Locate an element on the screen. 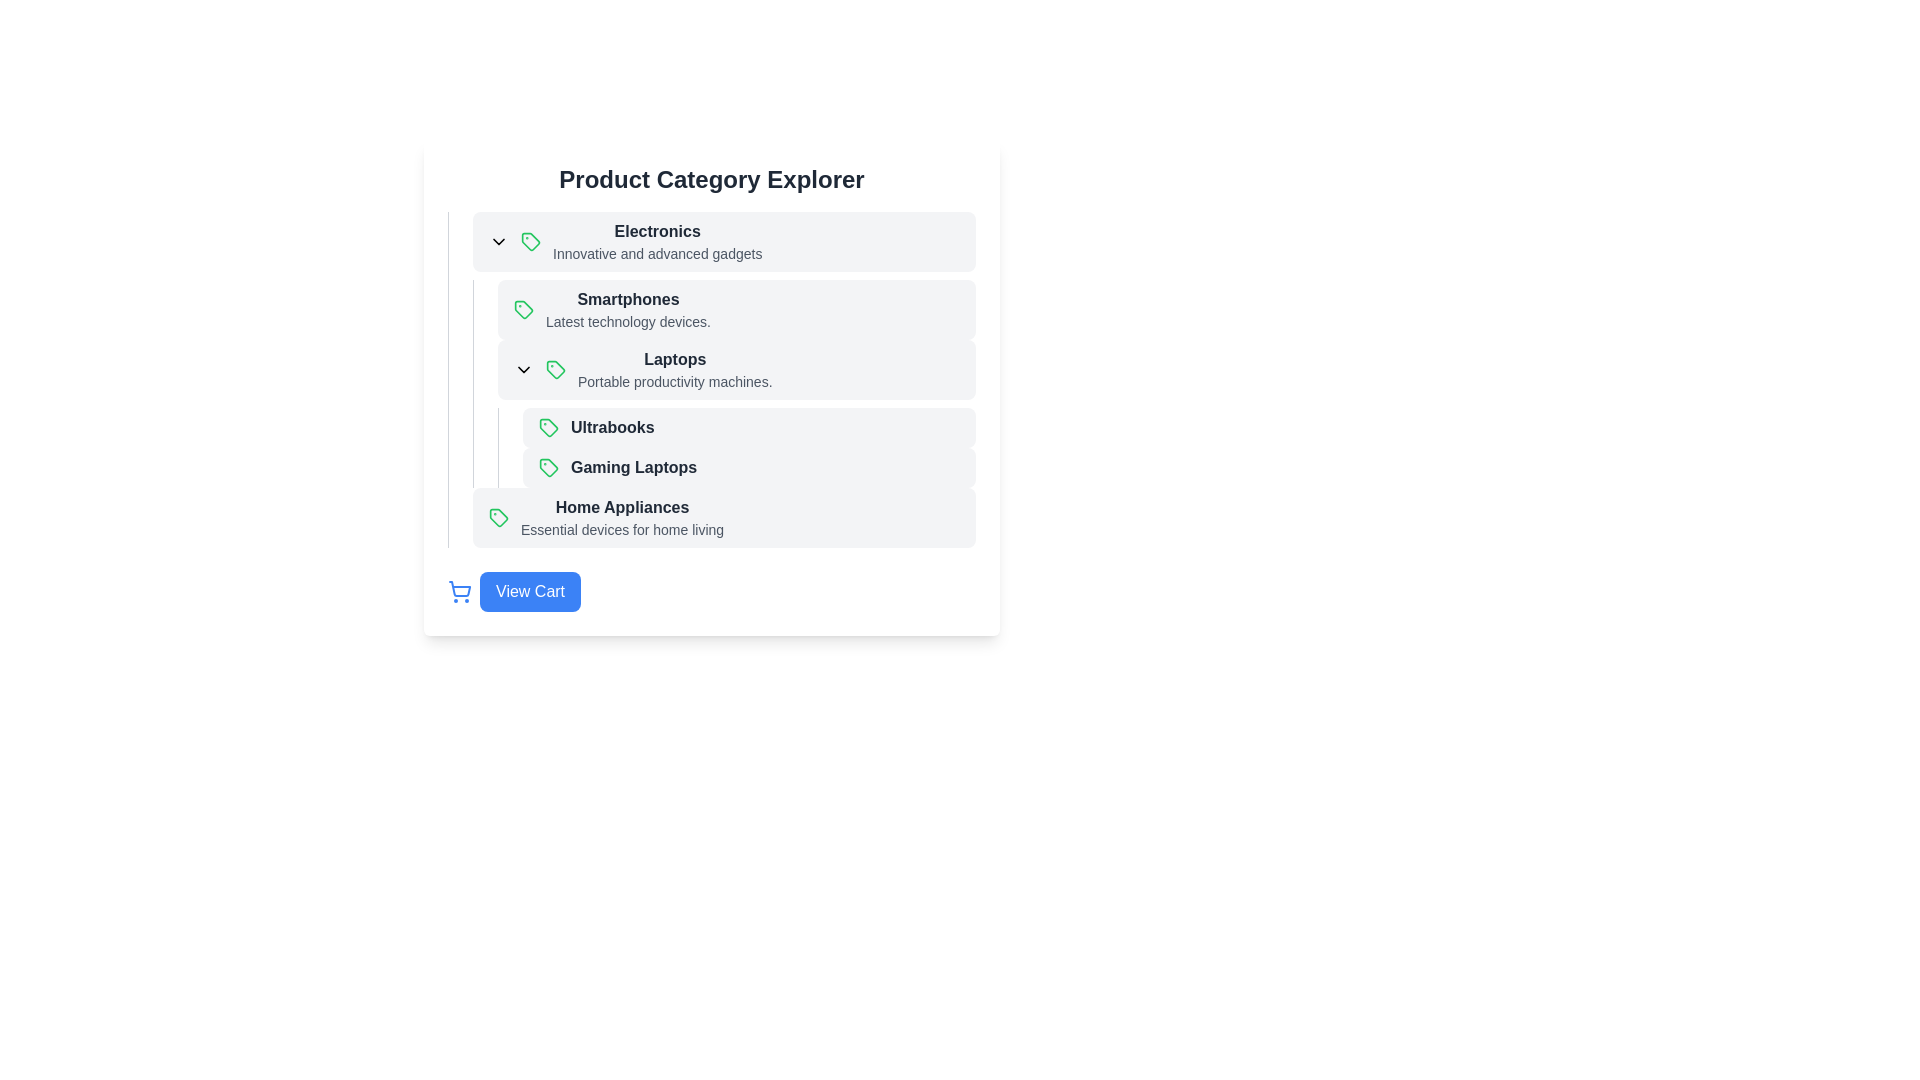 This screenshot has width=1920, height=1080. the 'Electronics' text label with structured content in the Product Category Explorer is located at coordinates (657, 241).